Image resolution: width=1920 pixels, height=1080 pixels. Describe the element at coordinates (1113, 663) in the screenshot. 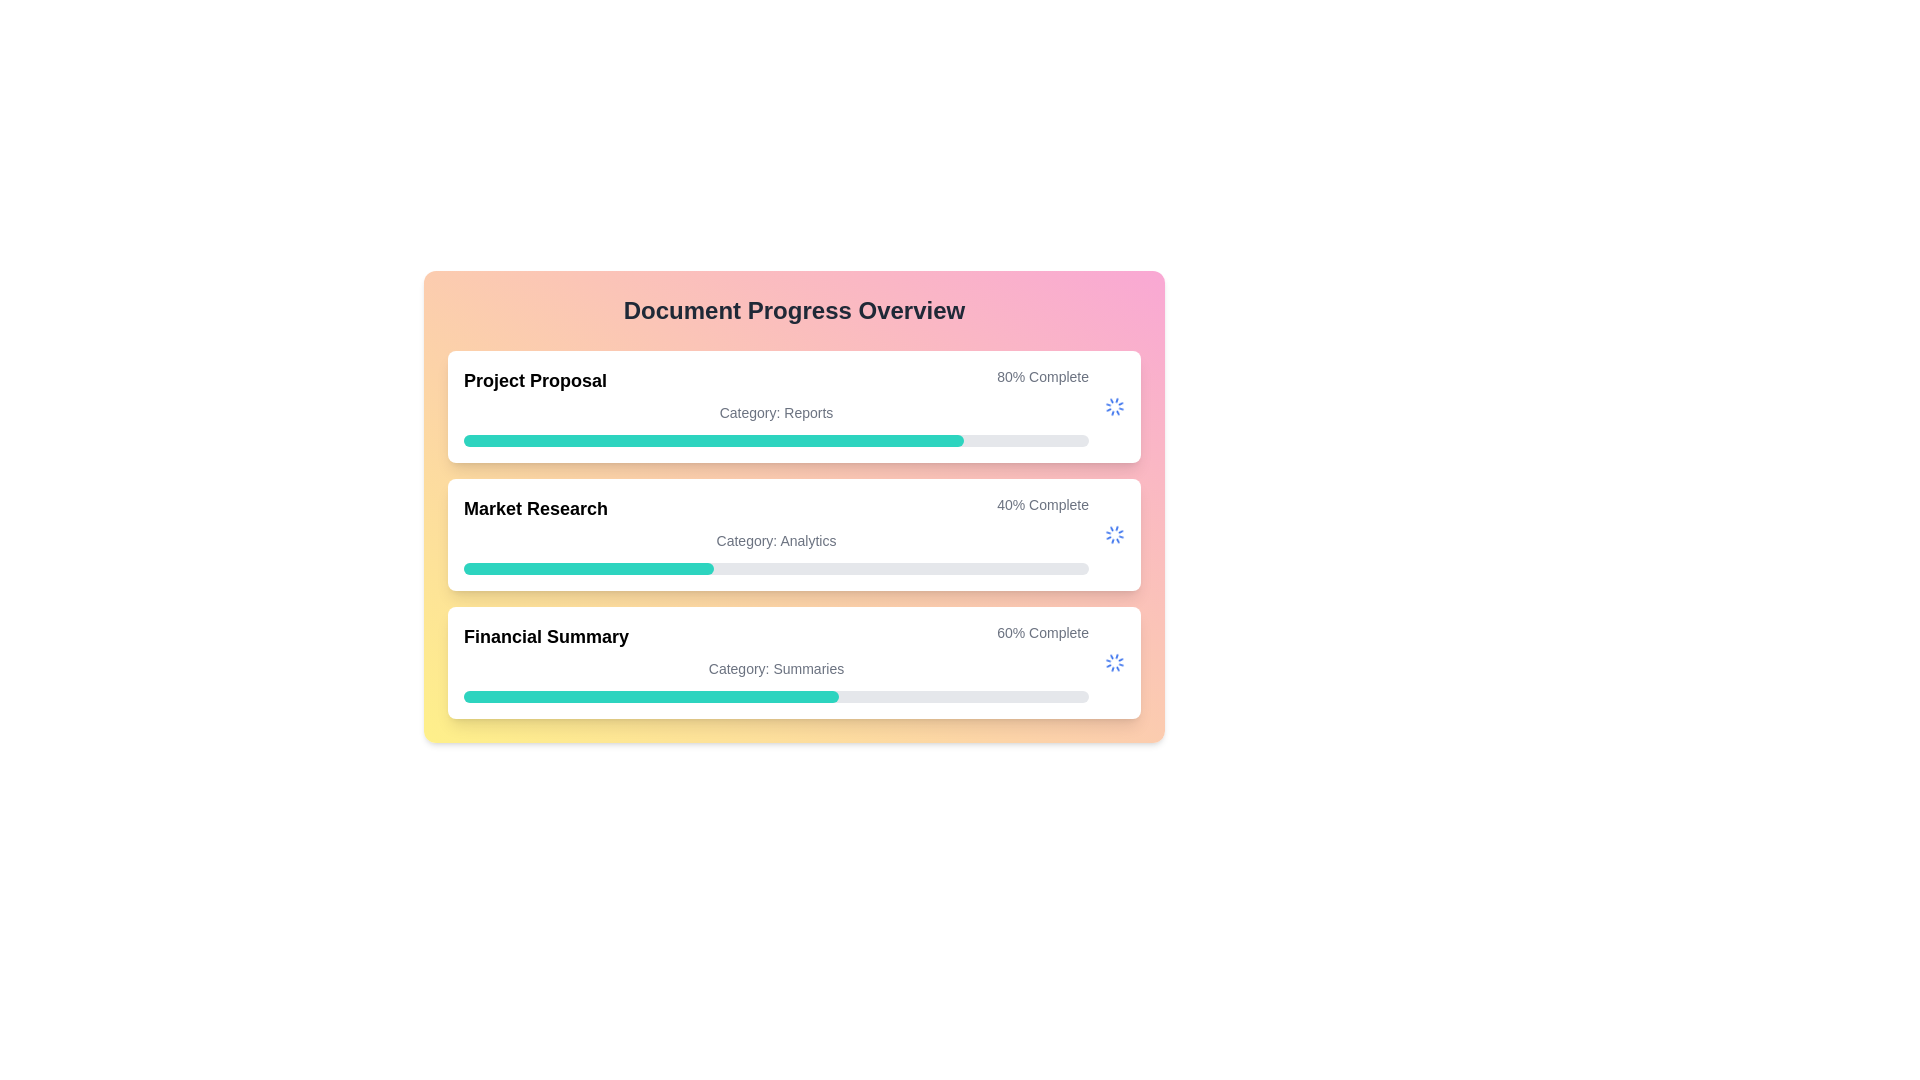

I see `the loading icon located in the bottom-right corner of the 'Financial Summary' panel, adjacent to the progress bar indicating 60% completion` at that location.